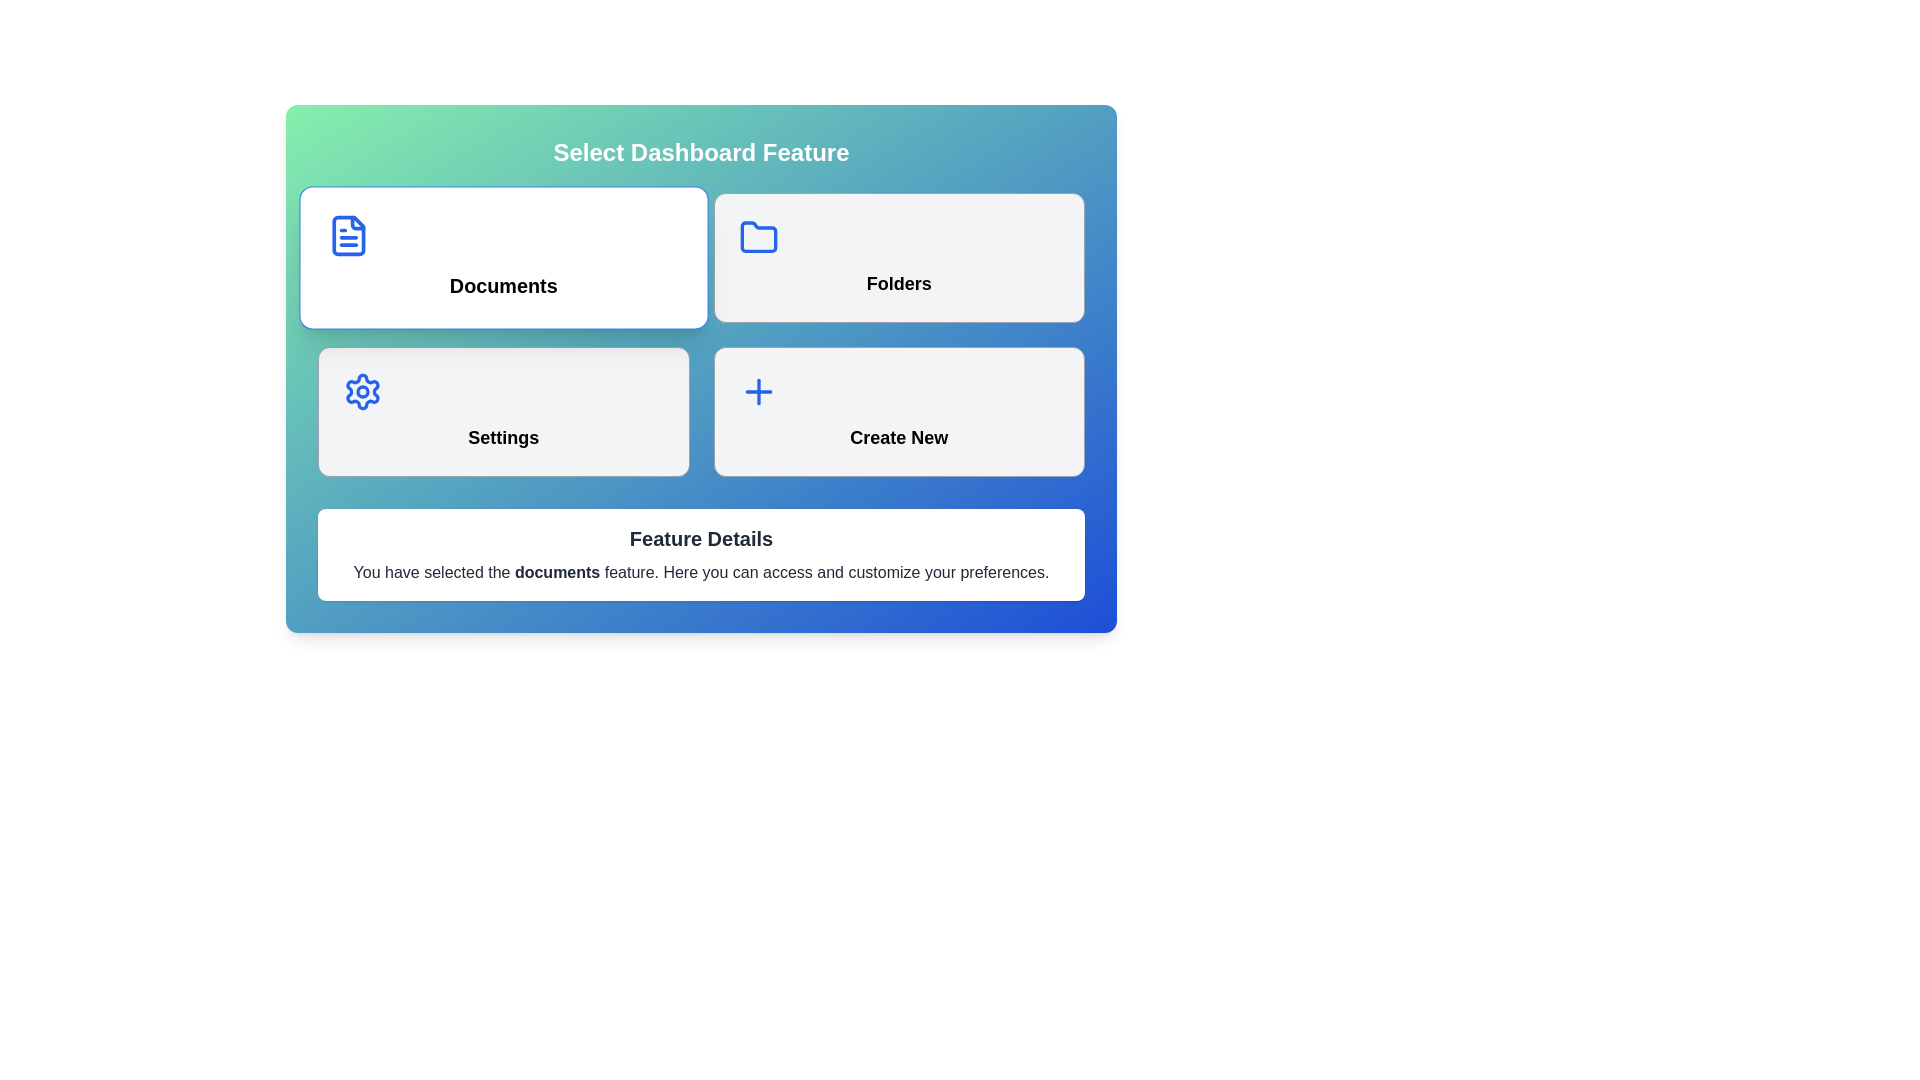 The height and width of the screenshot is (1080, 1920). What do you see at coordinates (348, 234) in the screenshot?
I see `the blue file icon located above the 'Documents' text in the dashboard interface` at bounding box center [348, 234].